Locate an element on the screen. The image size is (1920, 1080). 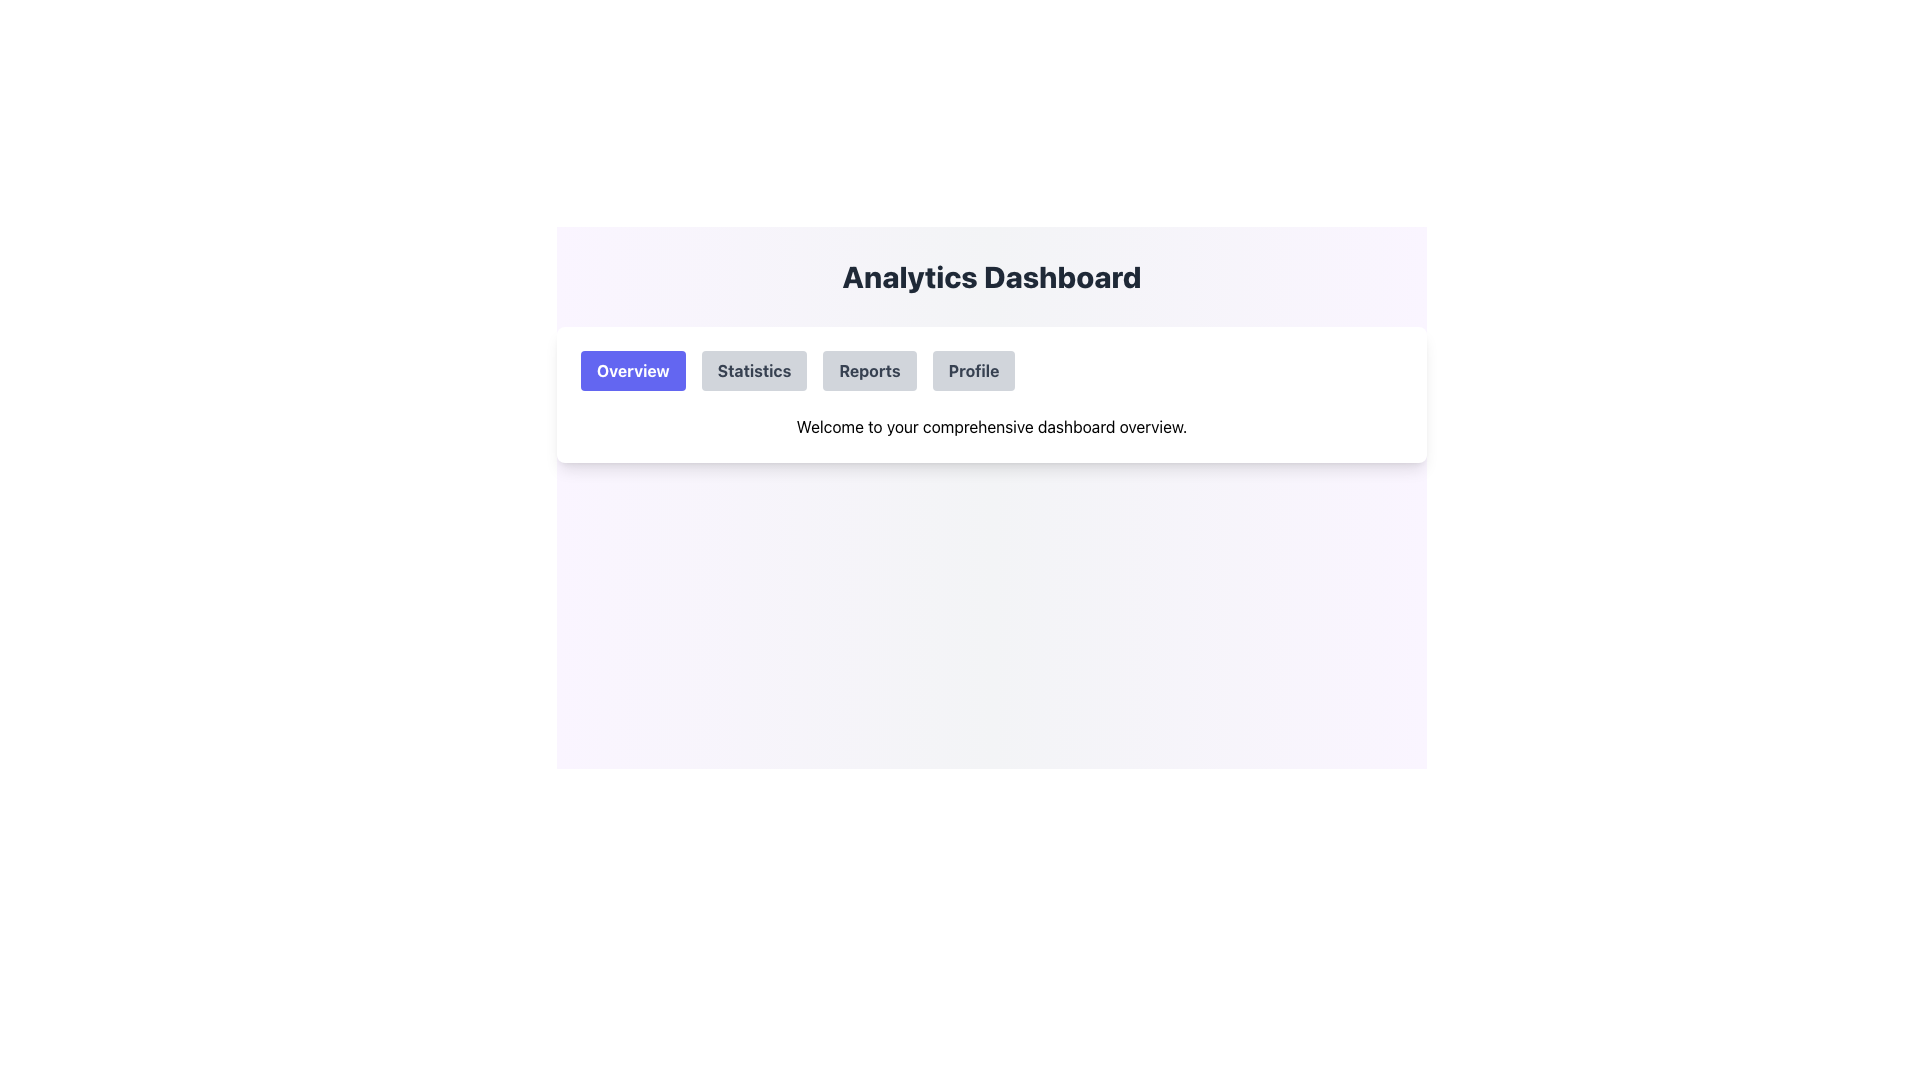
the 'Statistics' button, which is the second button from the left in the upper section of the navigation menu, to possibly see a visual indication of focus is located at coordinates (753, 370).